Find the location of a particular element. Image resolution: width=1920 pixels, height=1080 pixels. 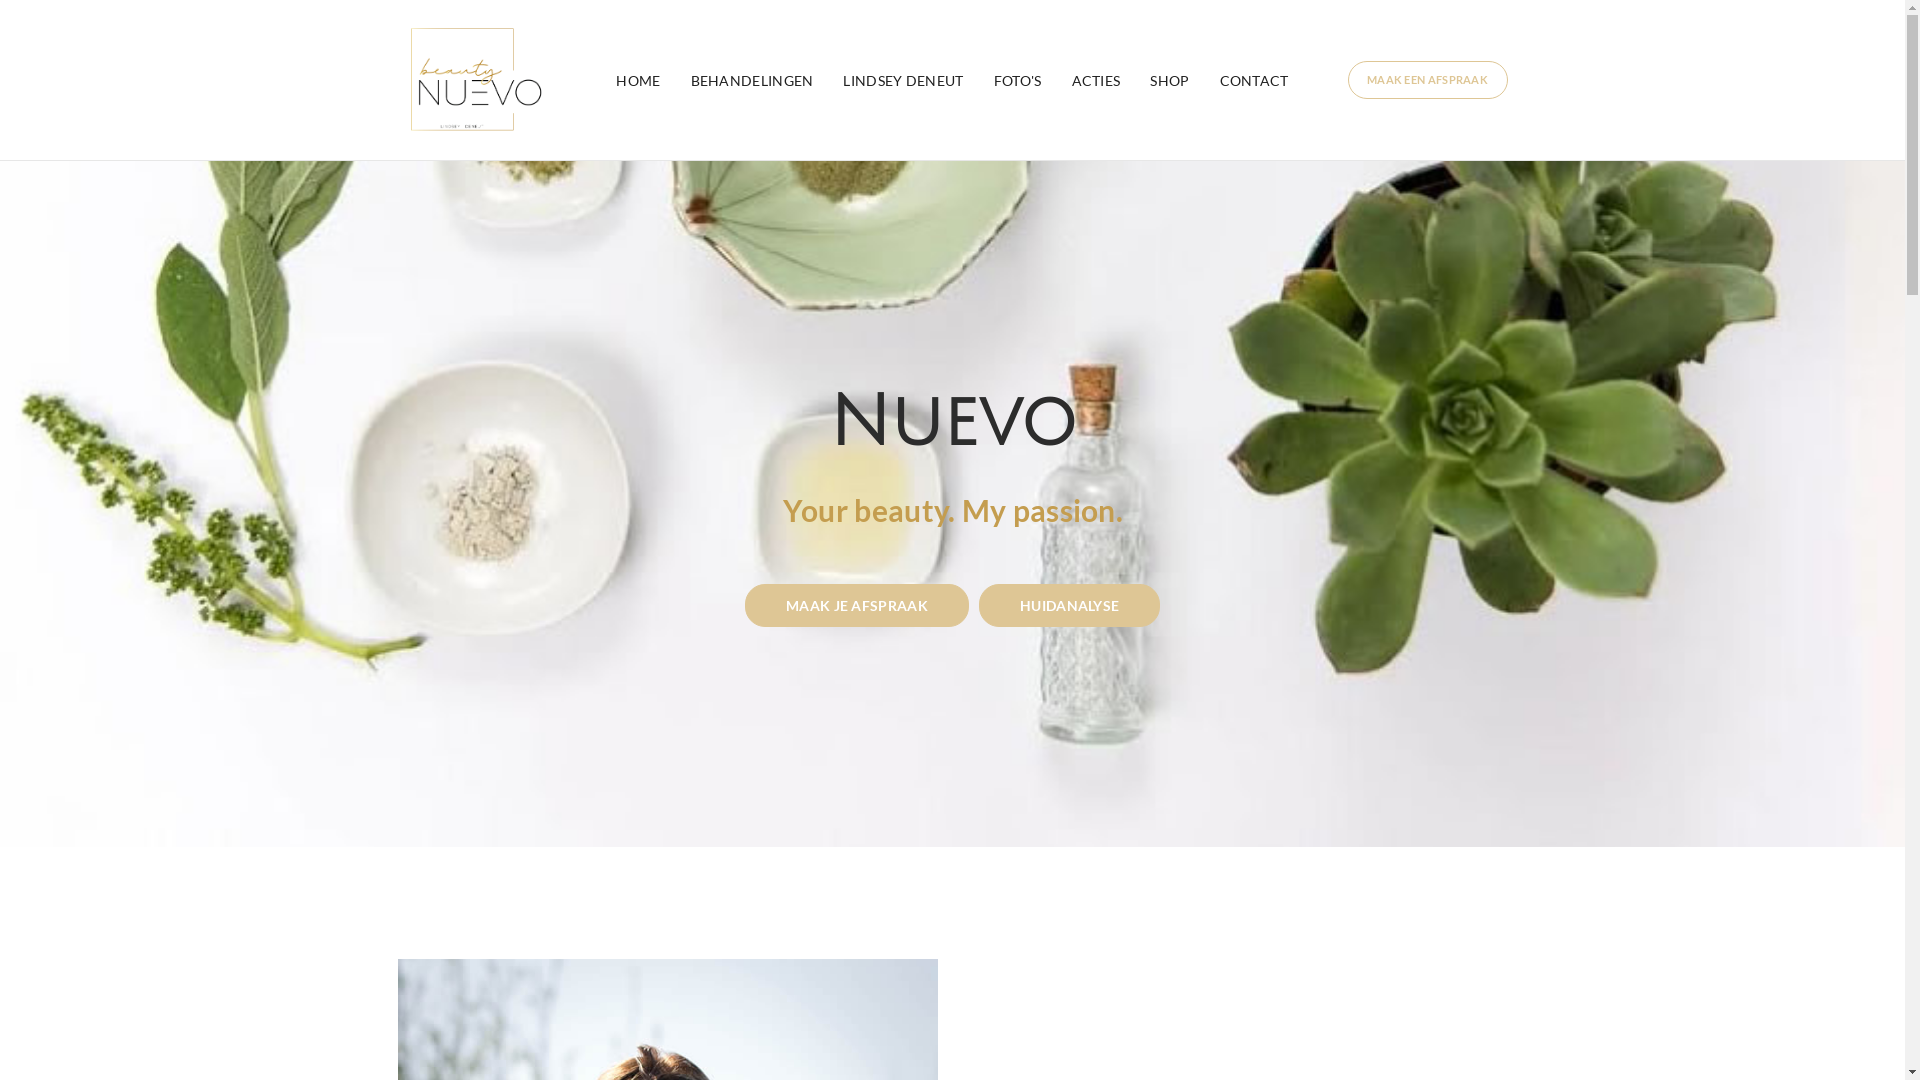

'SHOP' is located at coordinates (1169, 79).